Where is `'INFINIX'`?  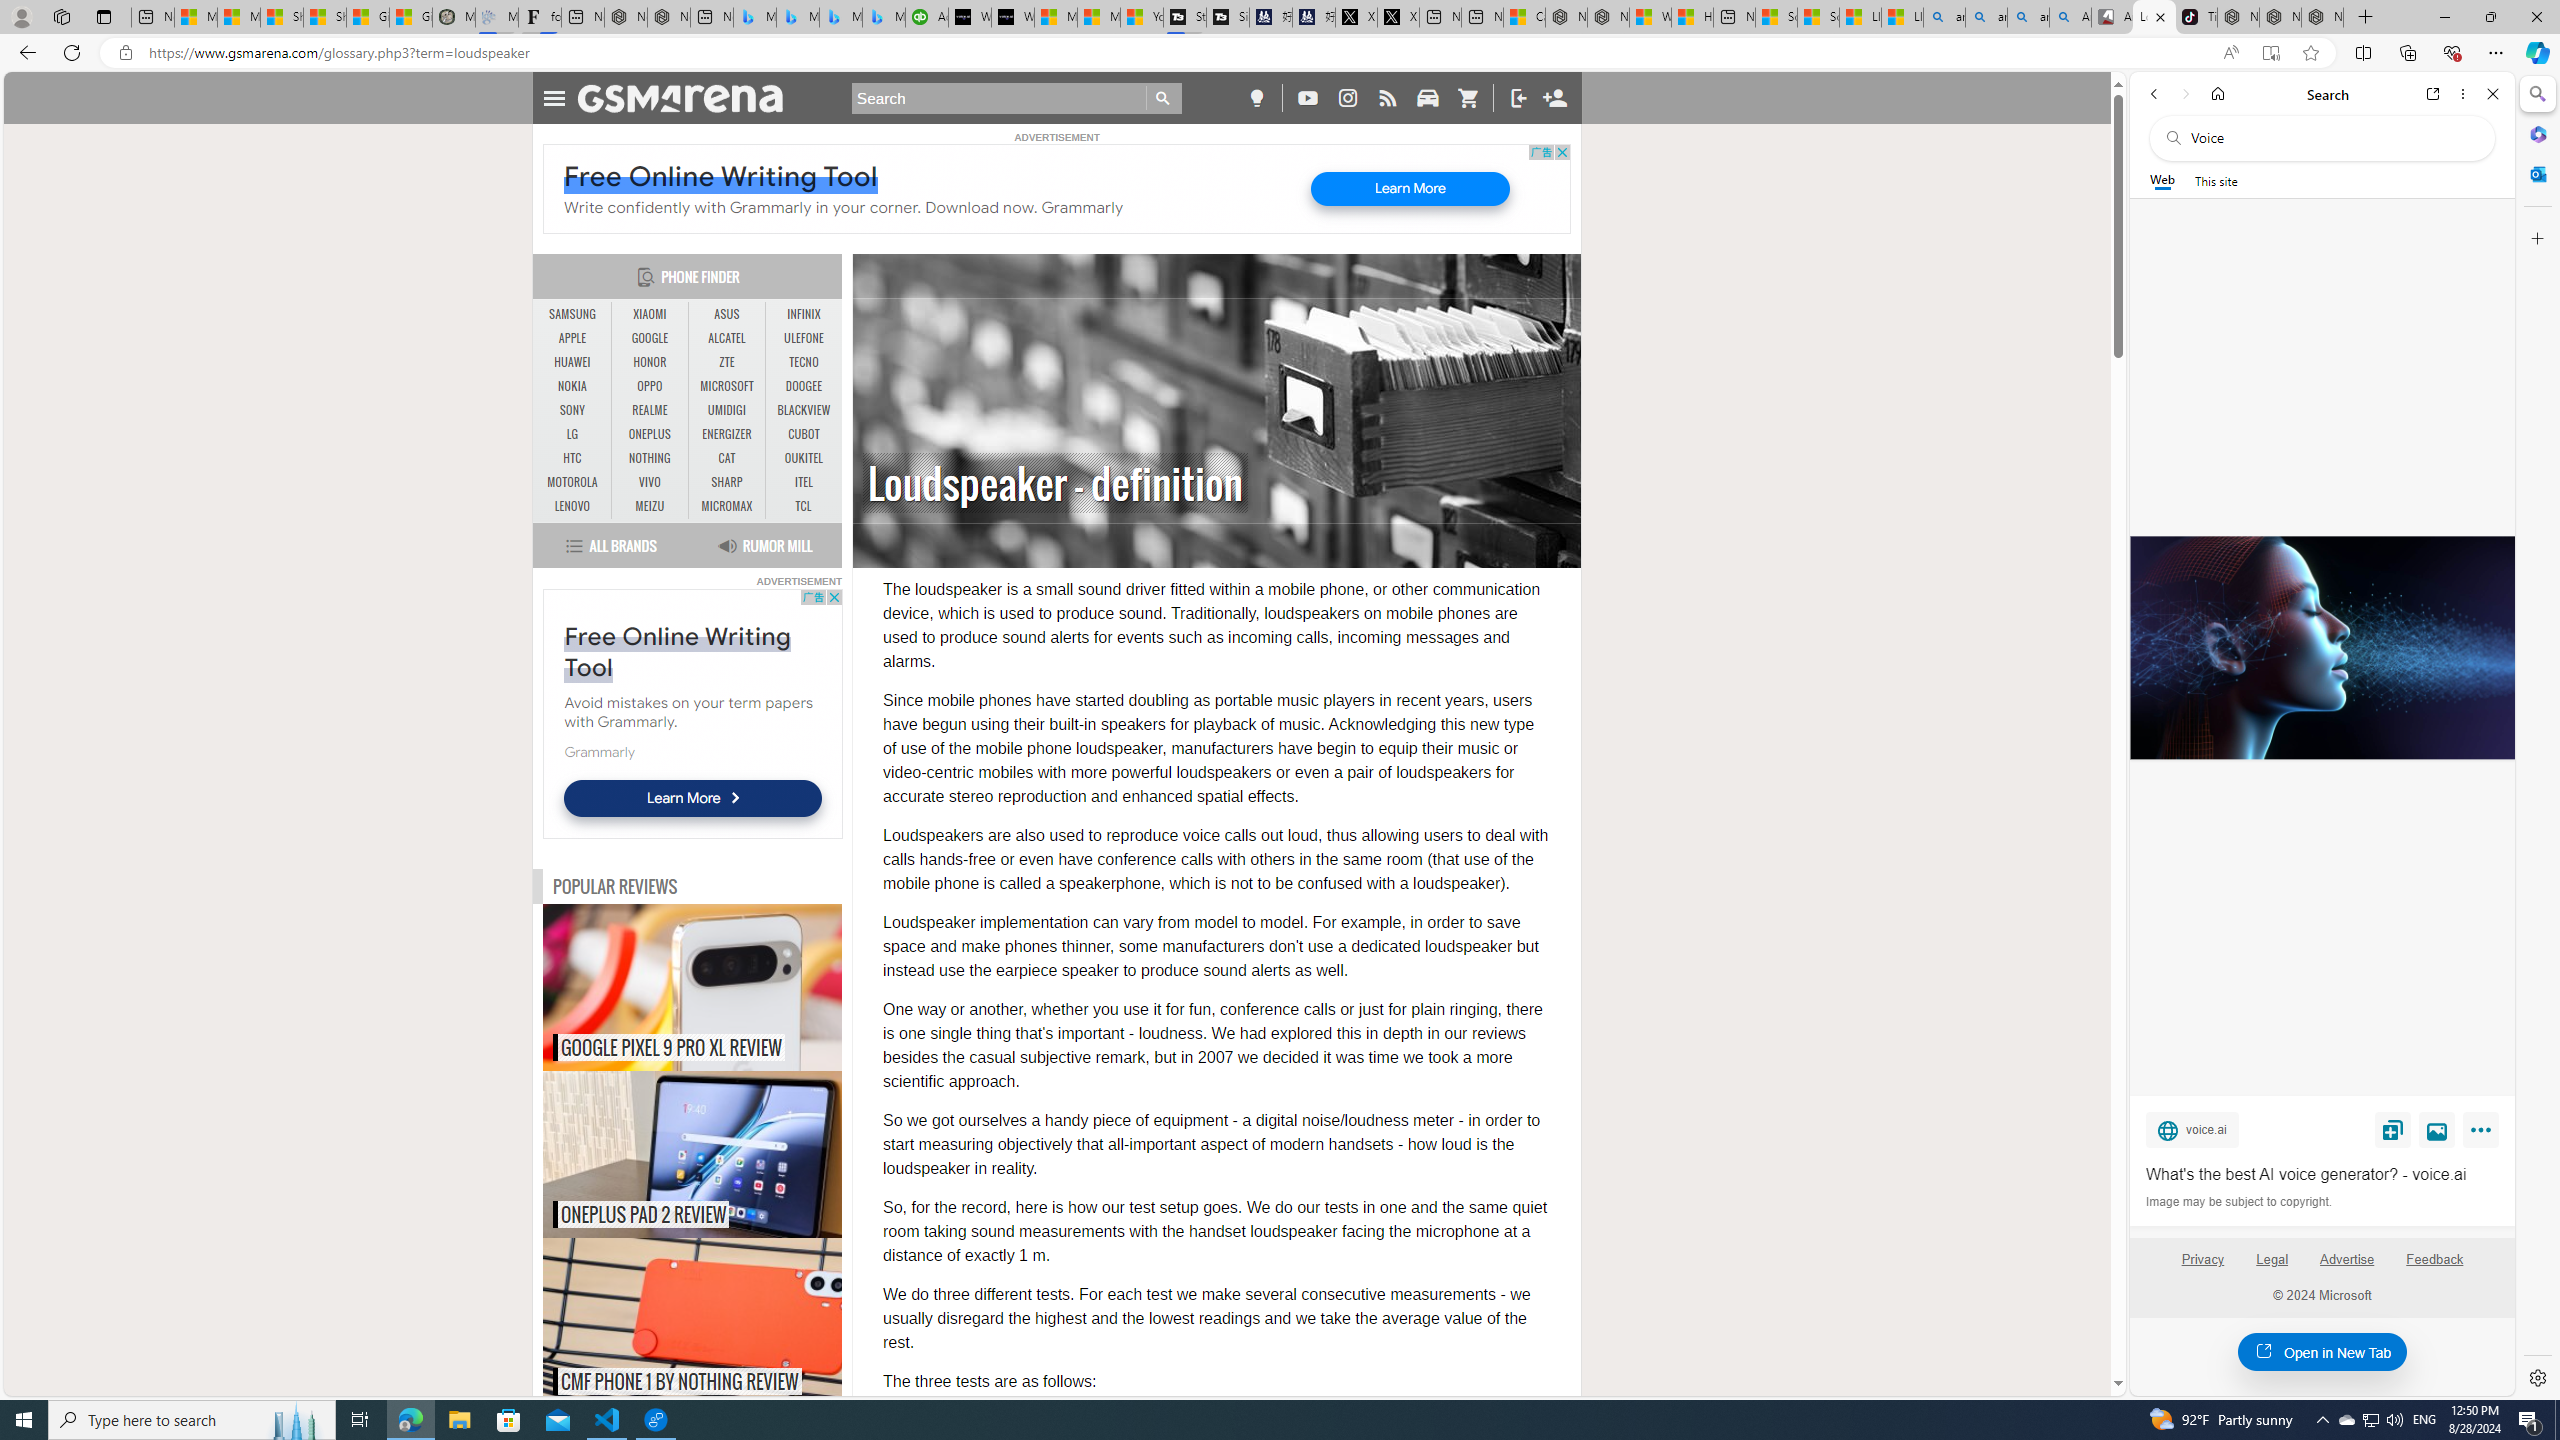 'INFINIX' is located at coordinates (803, 314).